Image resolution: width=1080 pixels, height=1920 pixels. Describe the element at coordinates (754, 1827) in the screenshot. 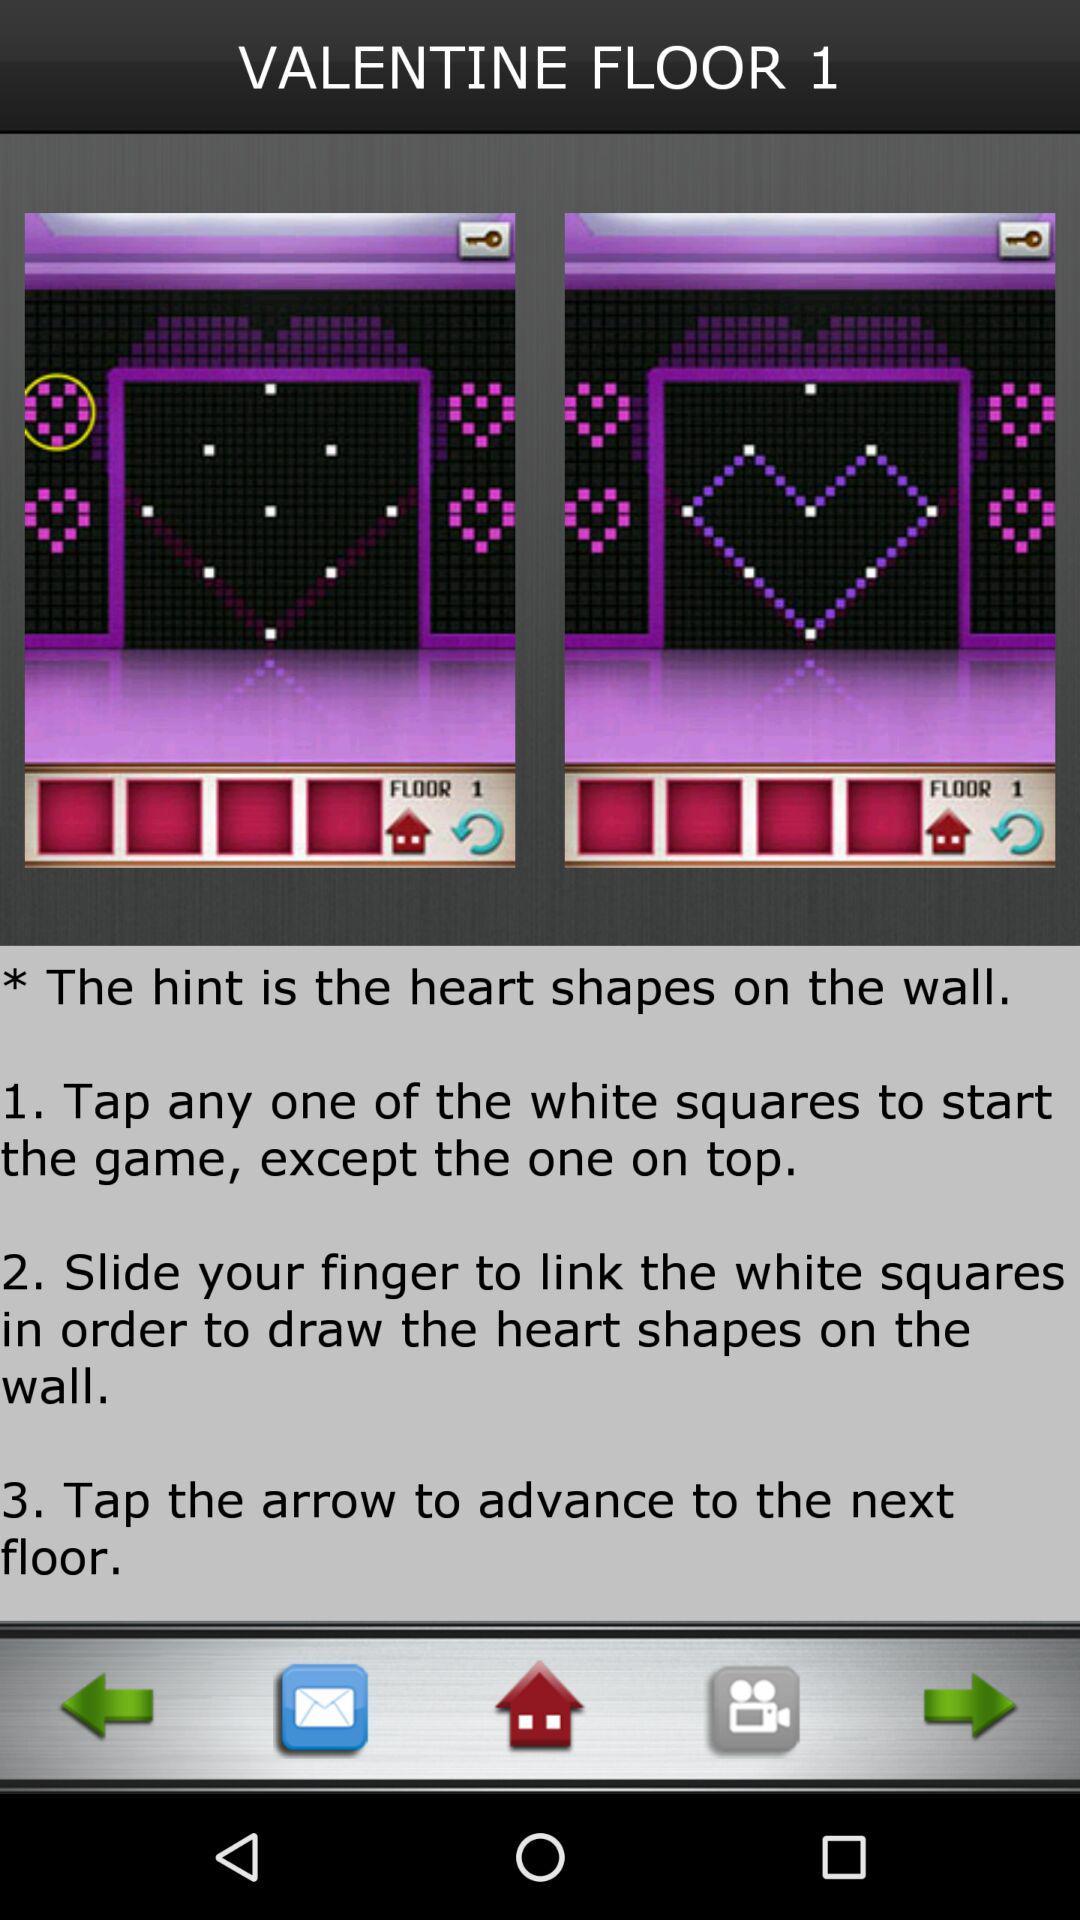

I see `the videocam icon` at that location.